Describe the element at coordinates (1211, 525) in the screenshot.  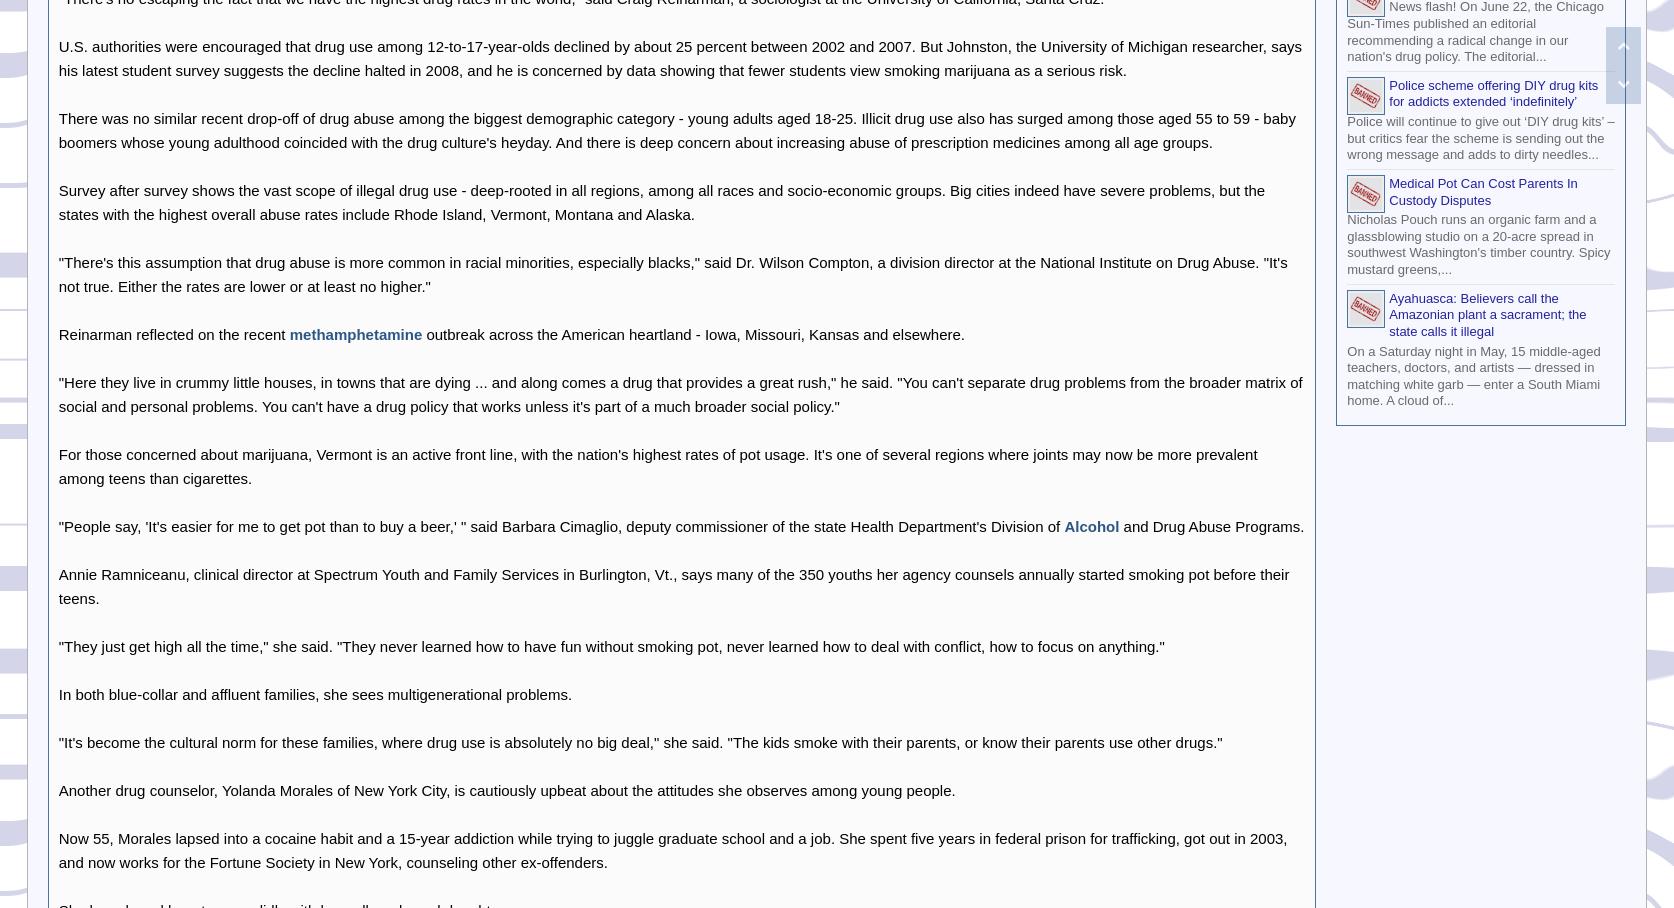
I see `'and Drug Abuse Programs.'` at that location.